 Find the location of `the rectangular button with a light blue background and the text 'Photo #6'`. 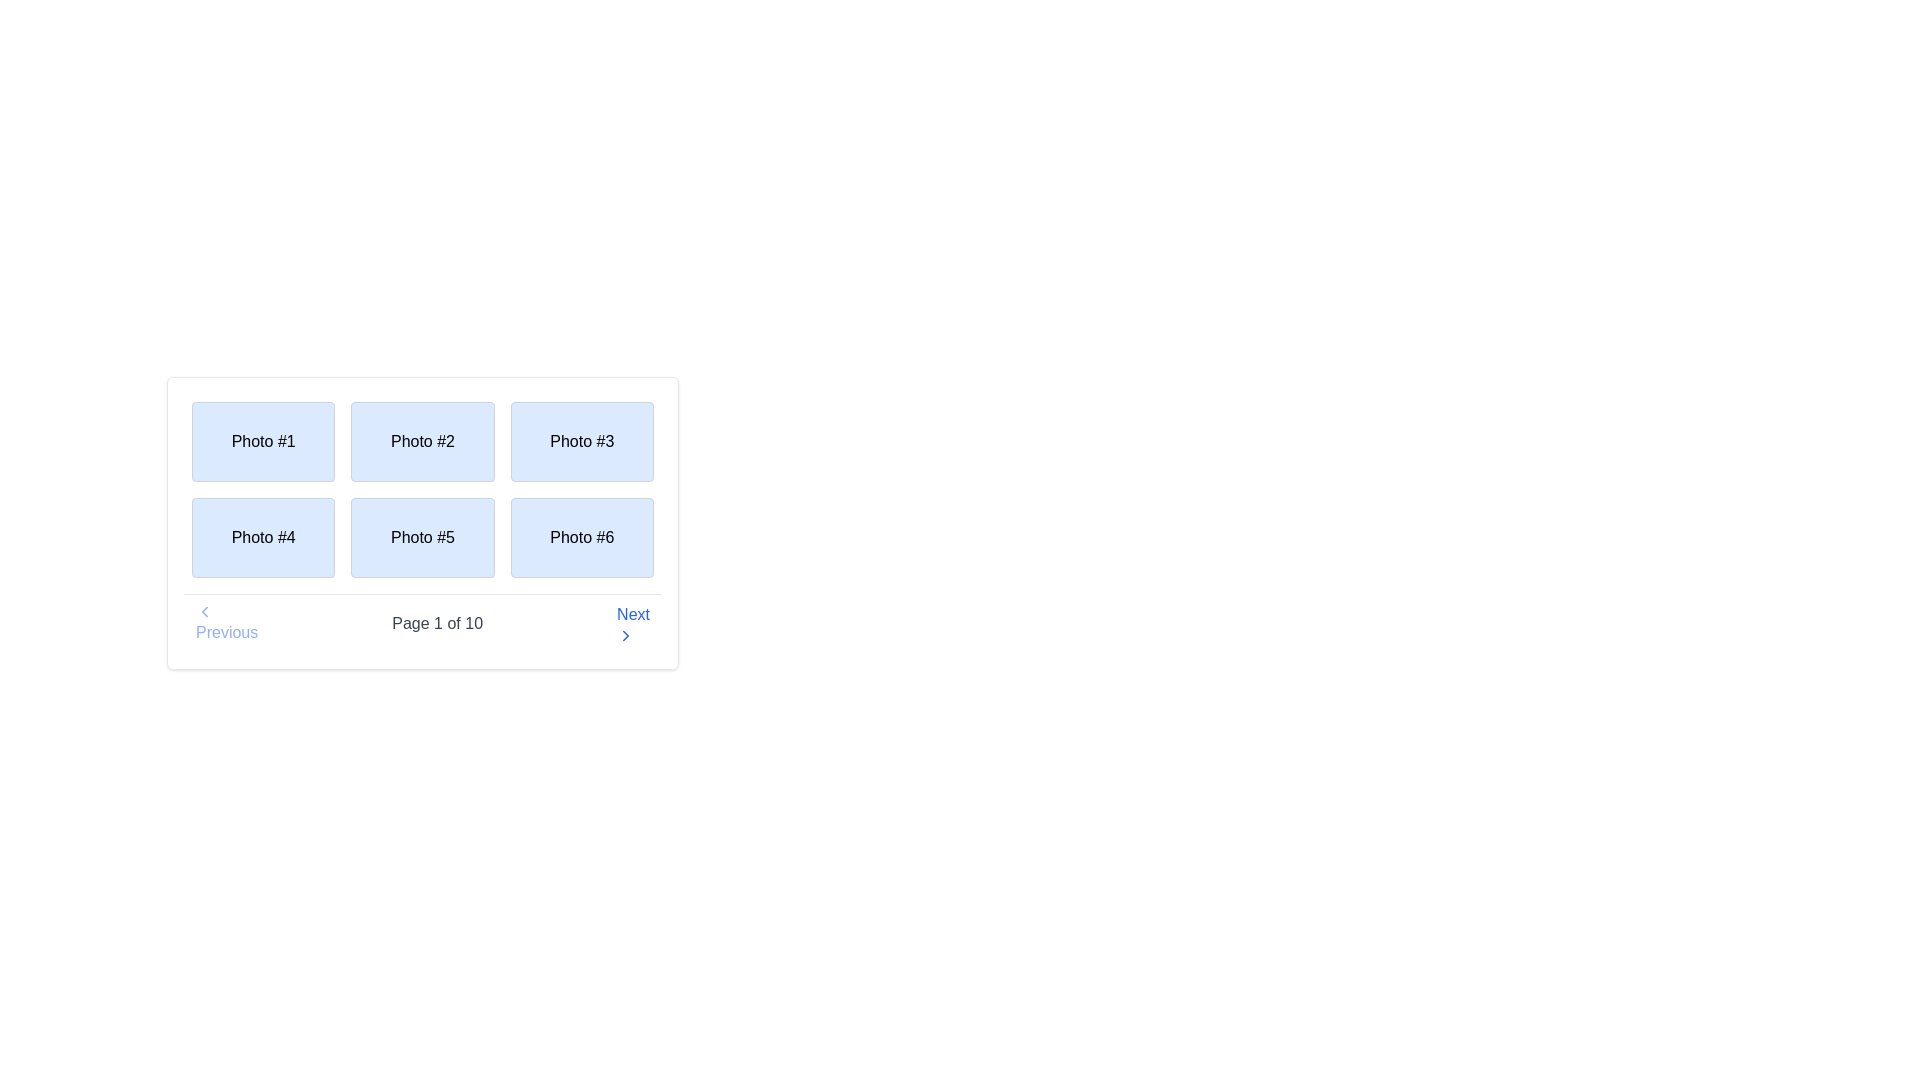

the rectangular button with a light blue background and the text 'Photo #6' is located at coordinates (581, 536).